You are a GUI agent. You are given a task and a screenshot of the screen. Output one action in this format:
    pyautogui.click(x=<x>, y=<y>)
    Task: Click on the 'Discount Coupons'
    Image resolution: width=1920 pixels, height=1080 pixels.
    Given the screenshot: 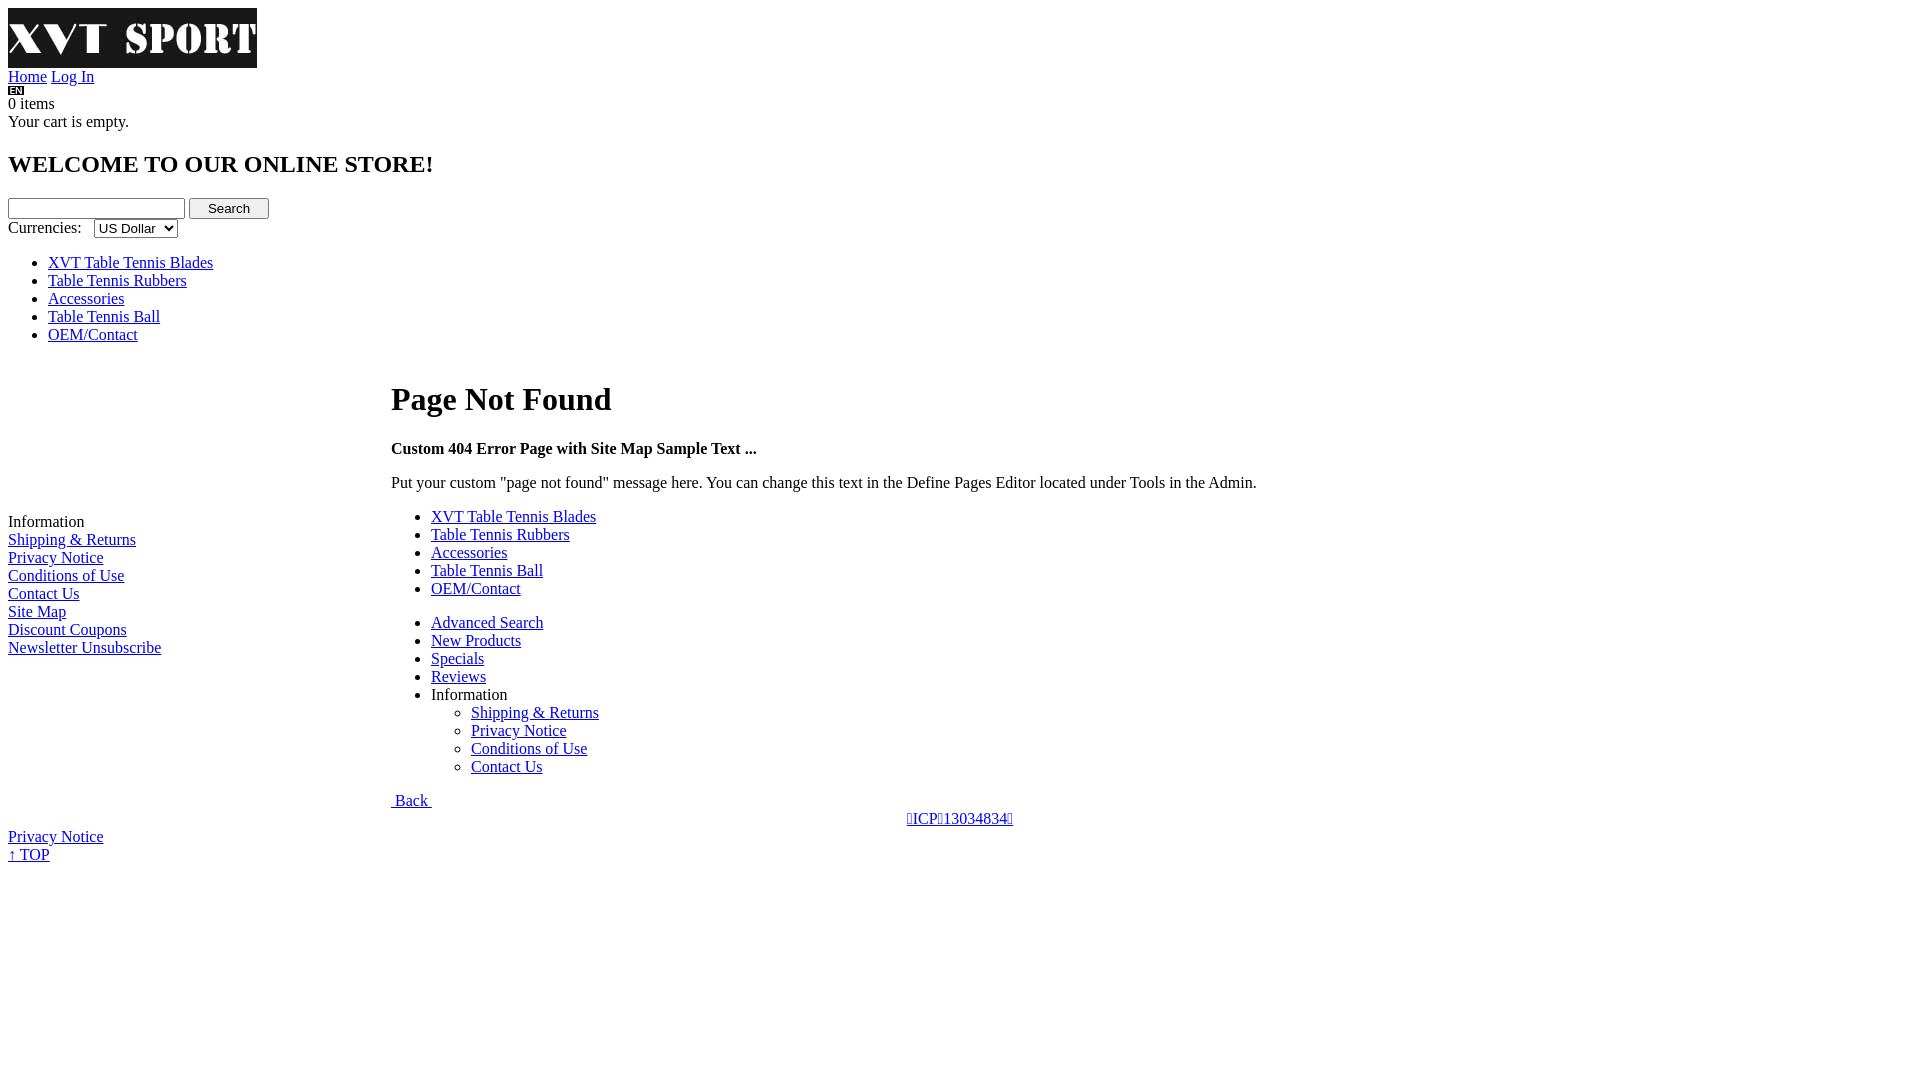 What is the action you would take?
    pyautogui.click(x=8, y=628)
    